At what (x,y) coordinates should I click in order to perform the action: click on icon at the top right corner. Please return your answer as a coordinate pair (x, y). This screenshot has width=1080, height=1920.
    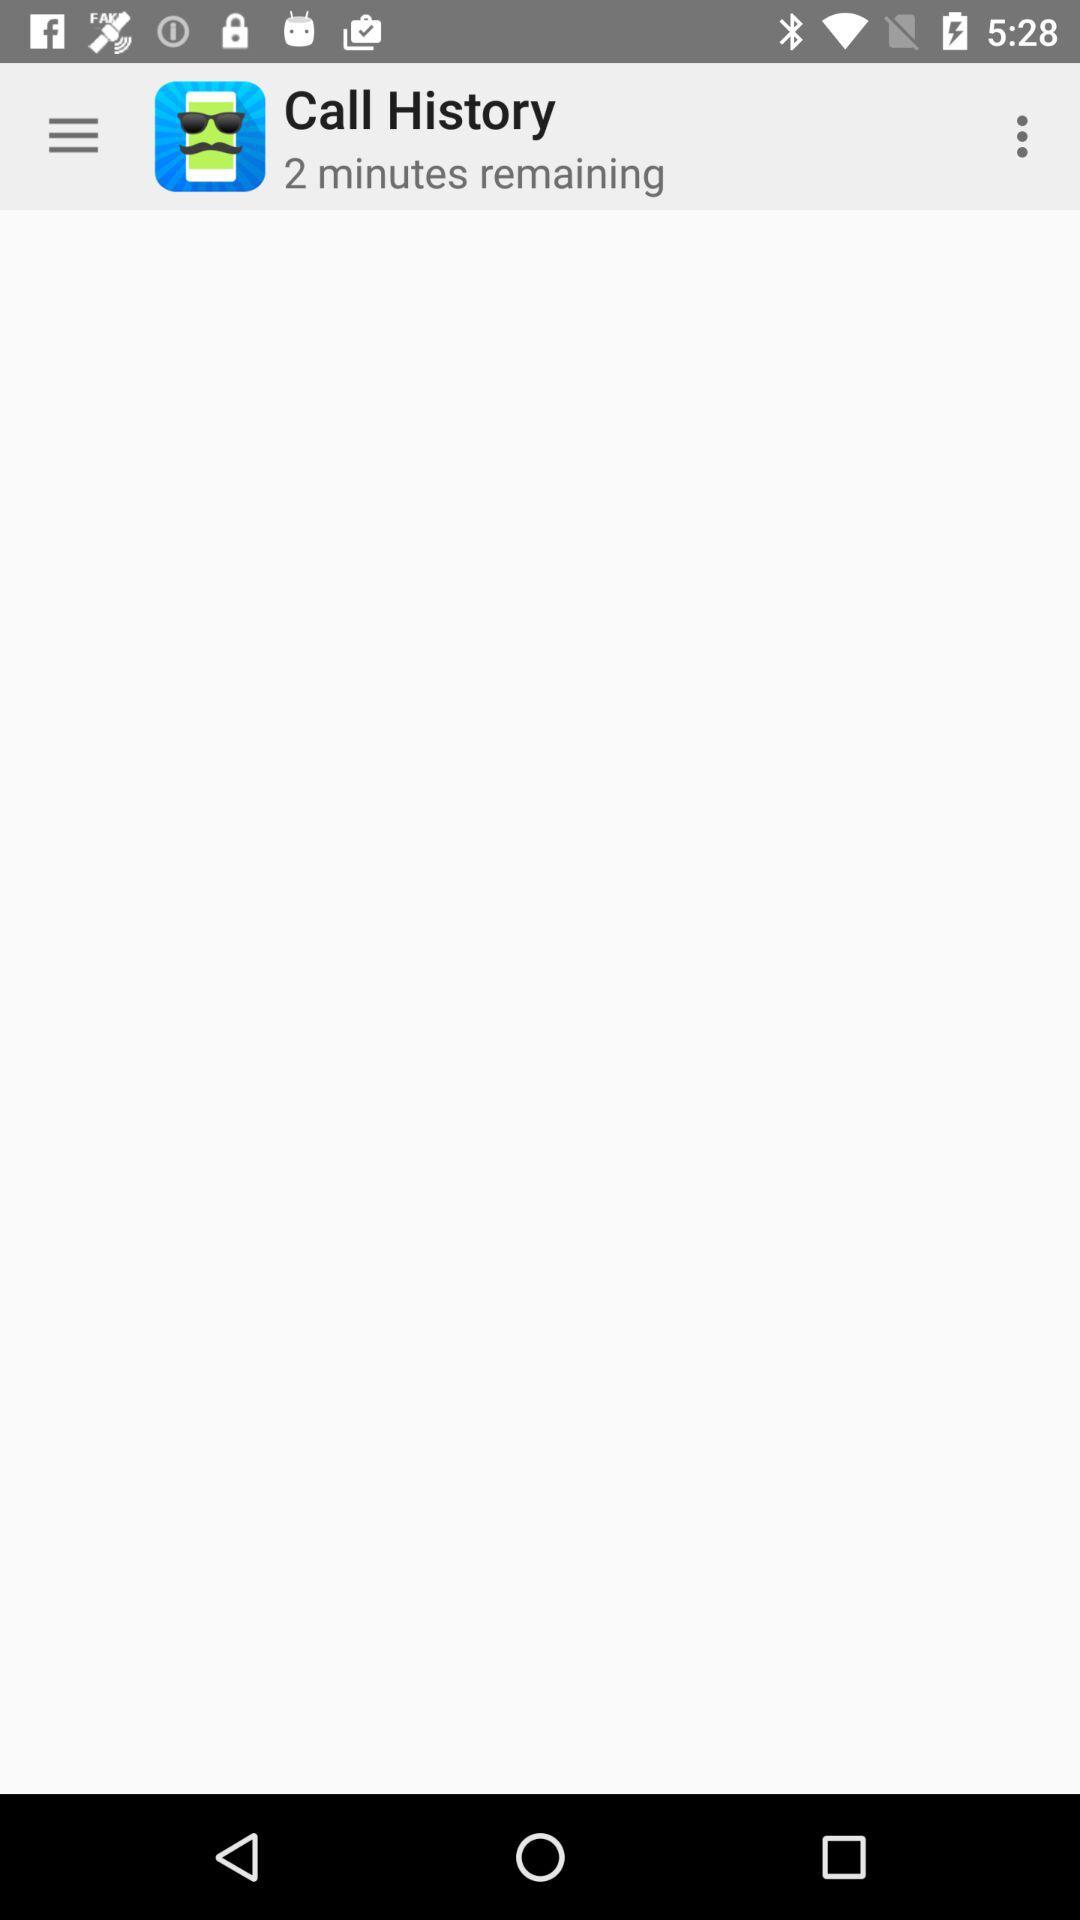
    Looking at the image, I should click on (1027, 135).